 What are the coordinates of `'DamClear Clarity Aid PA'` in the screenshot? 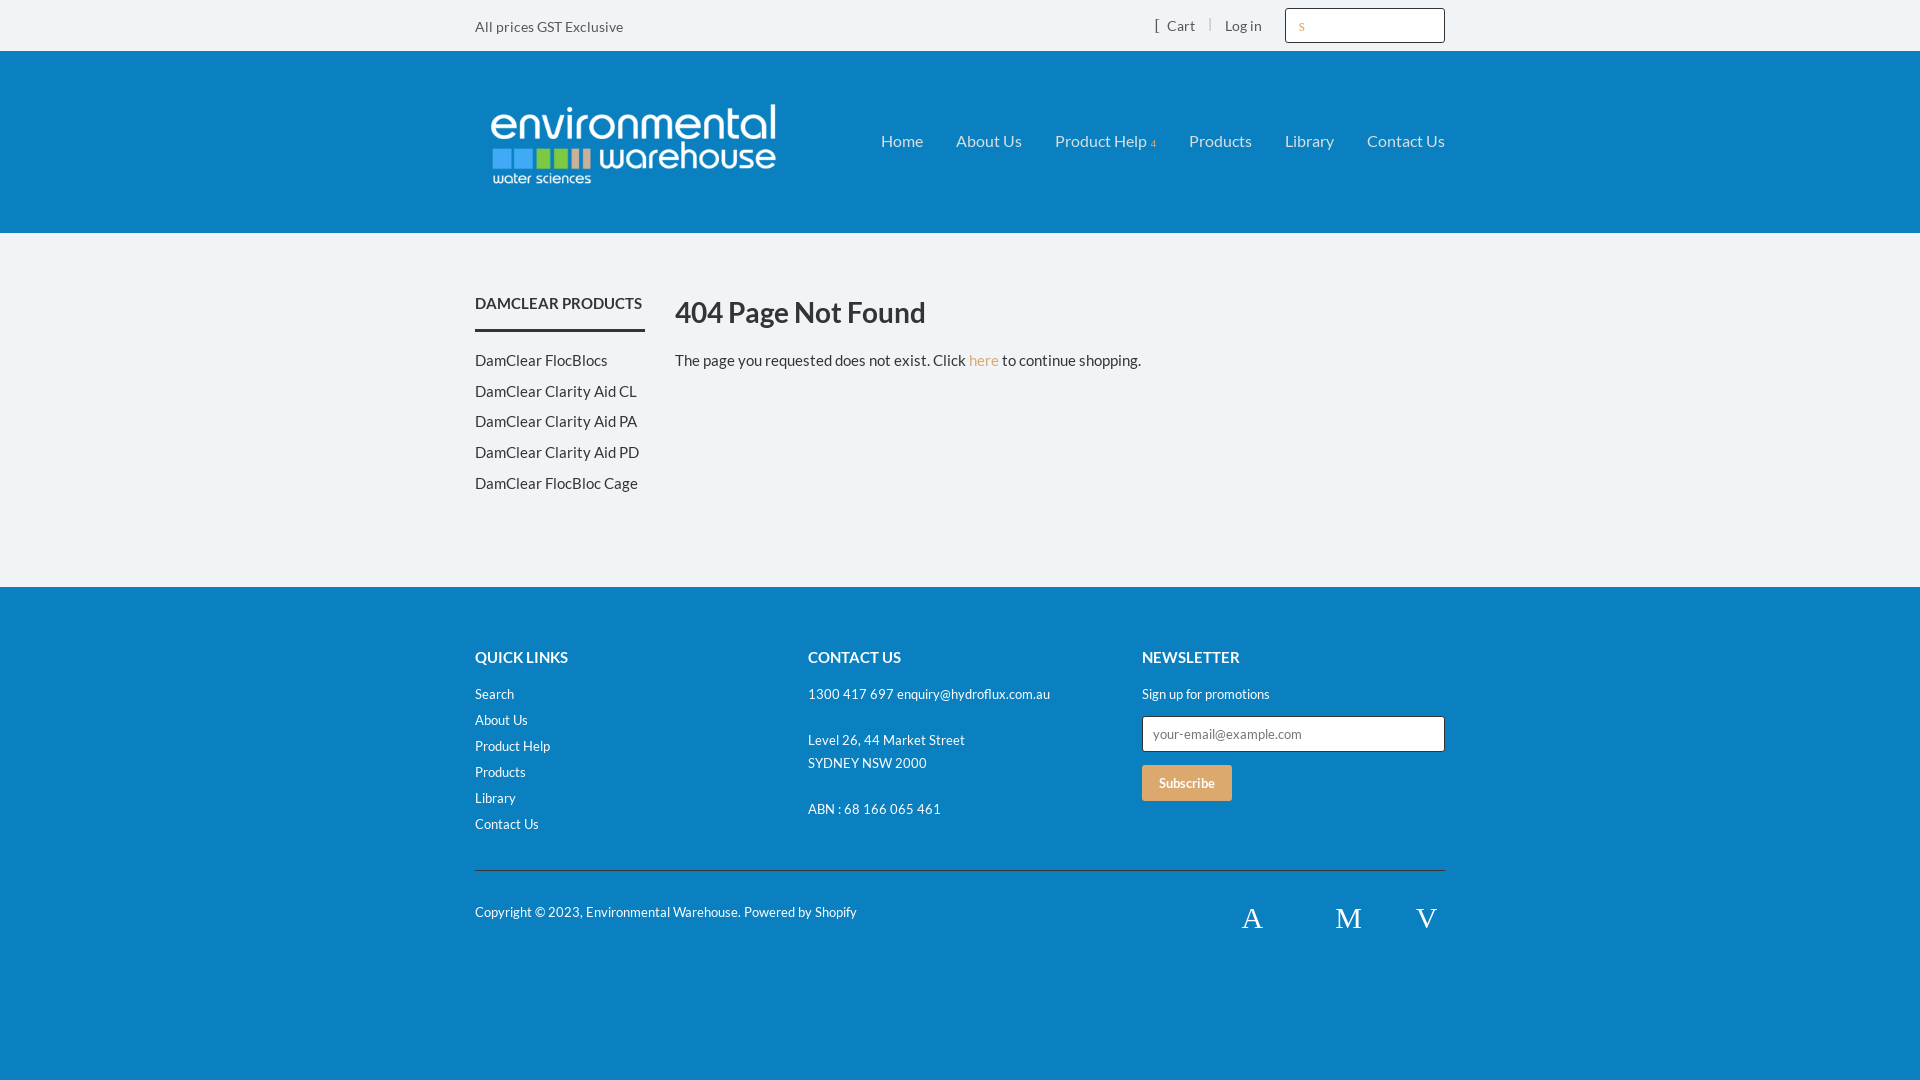 It's located at (556, 419).